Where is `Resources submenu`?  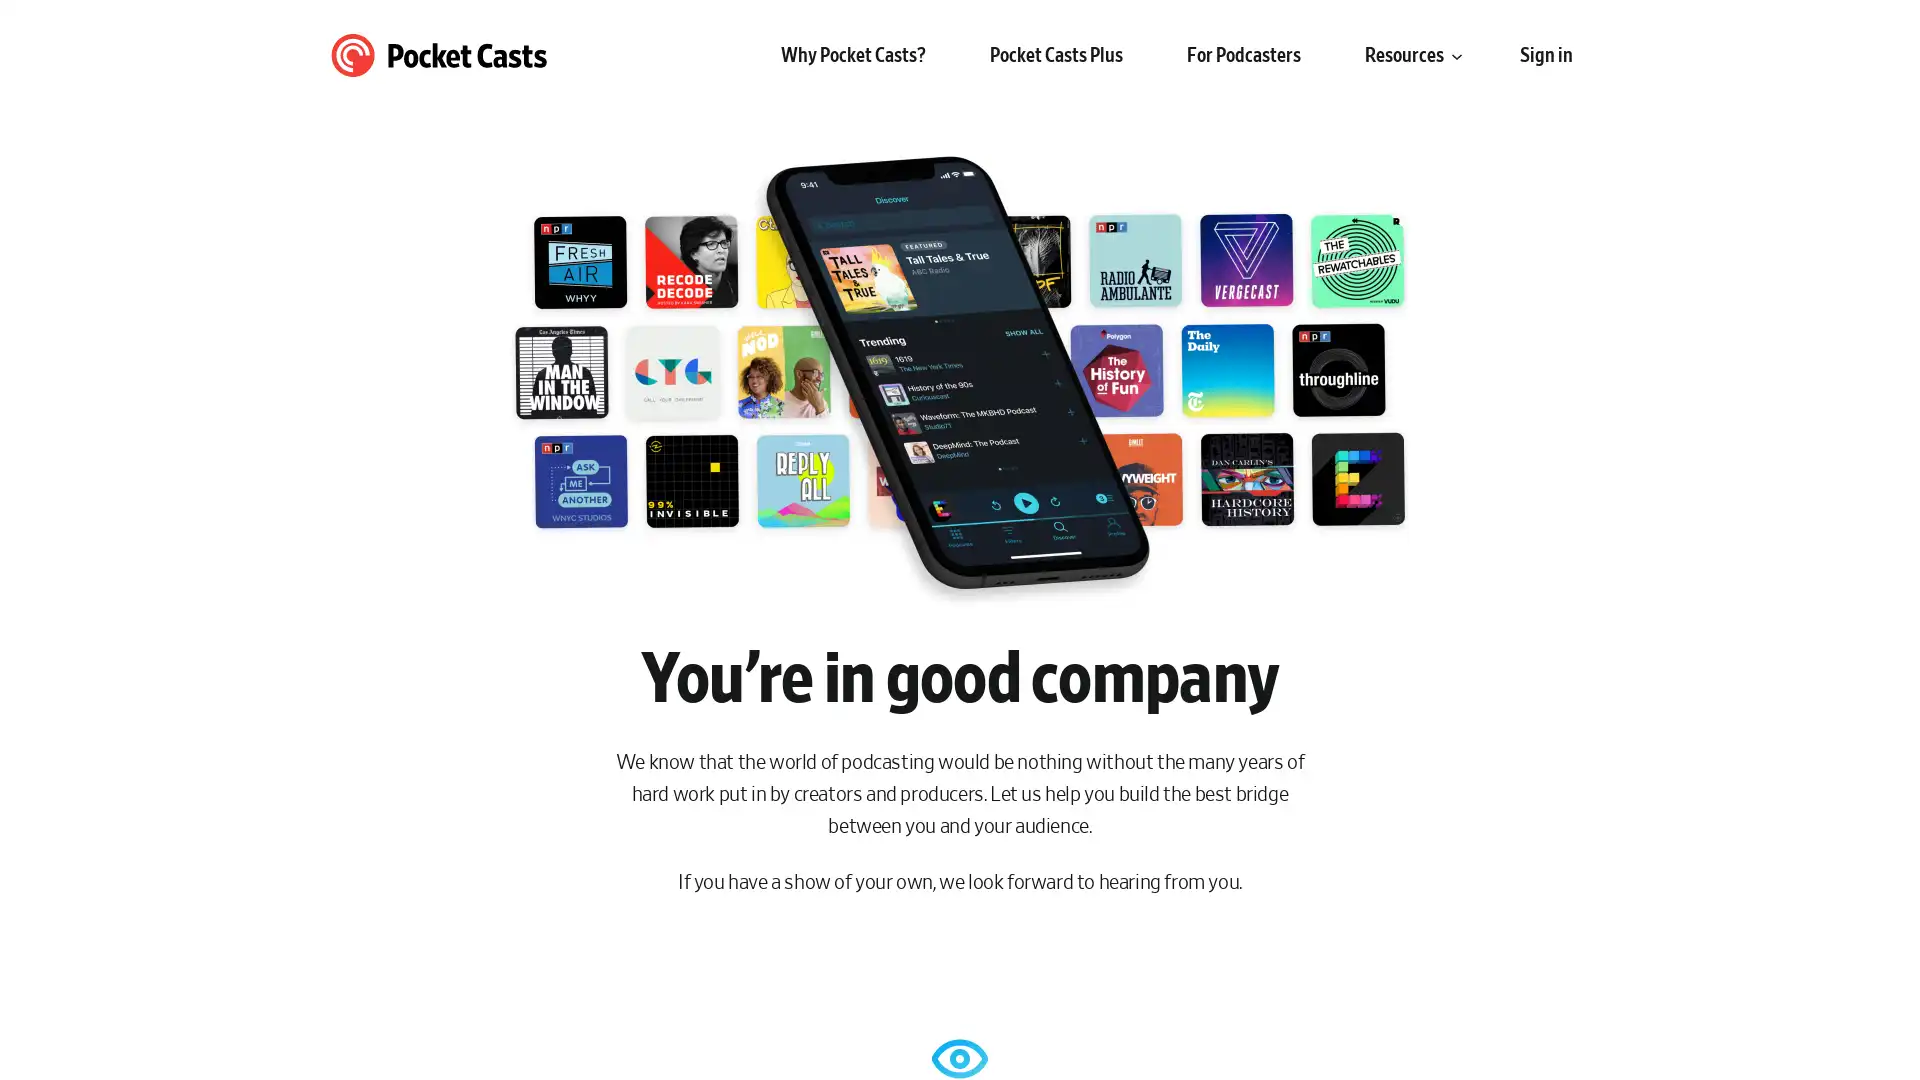
Resources submenu is located at coordinates (1403, 53).